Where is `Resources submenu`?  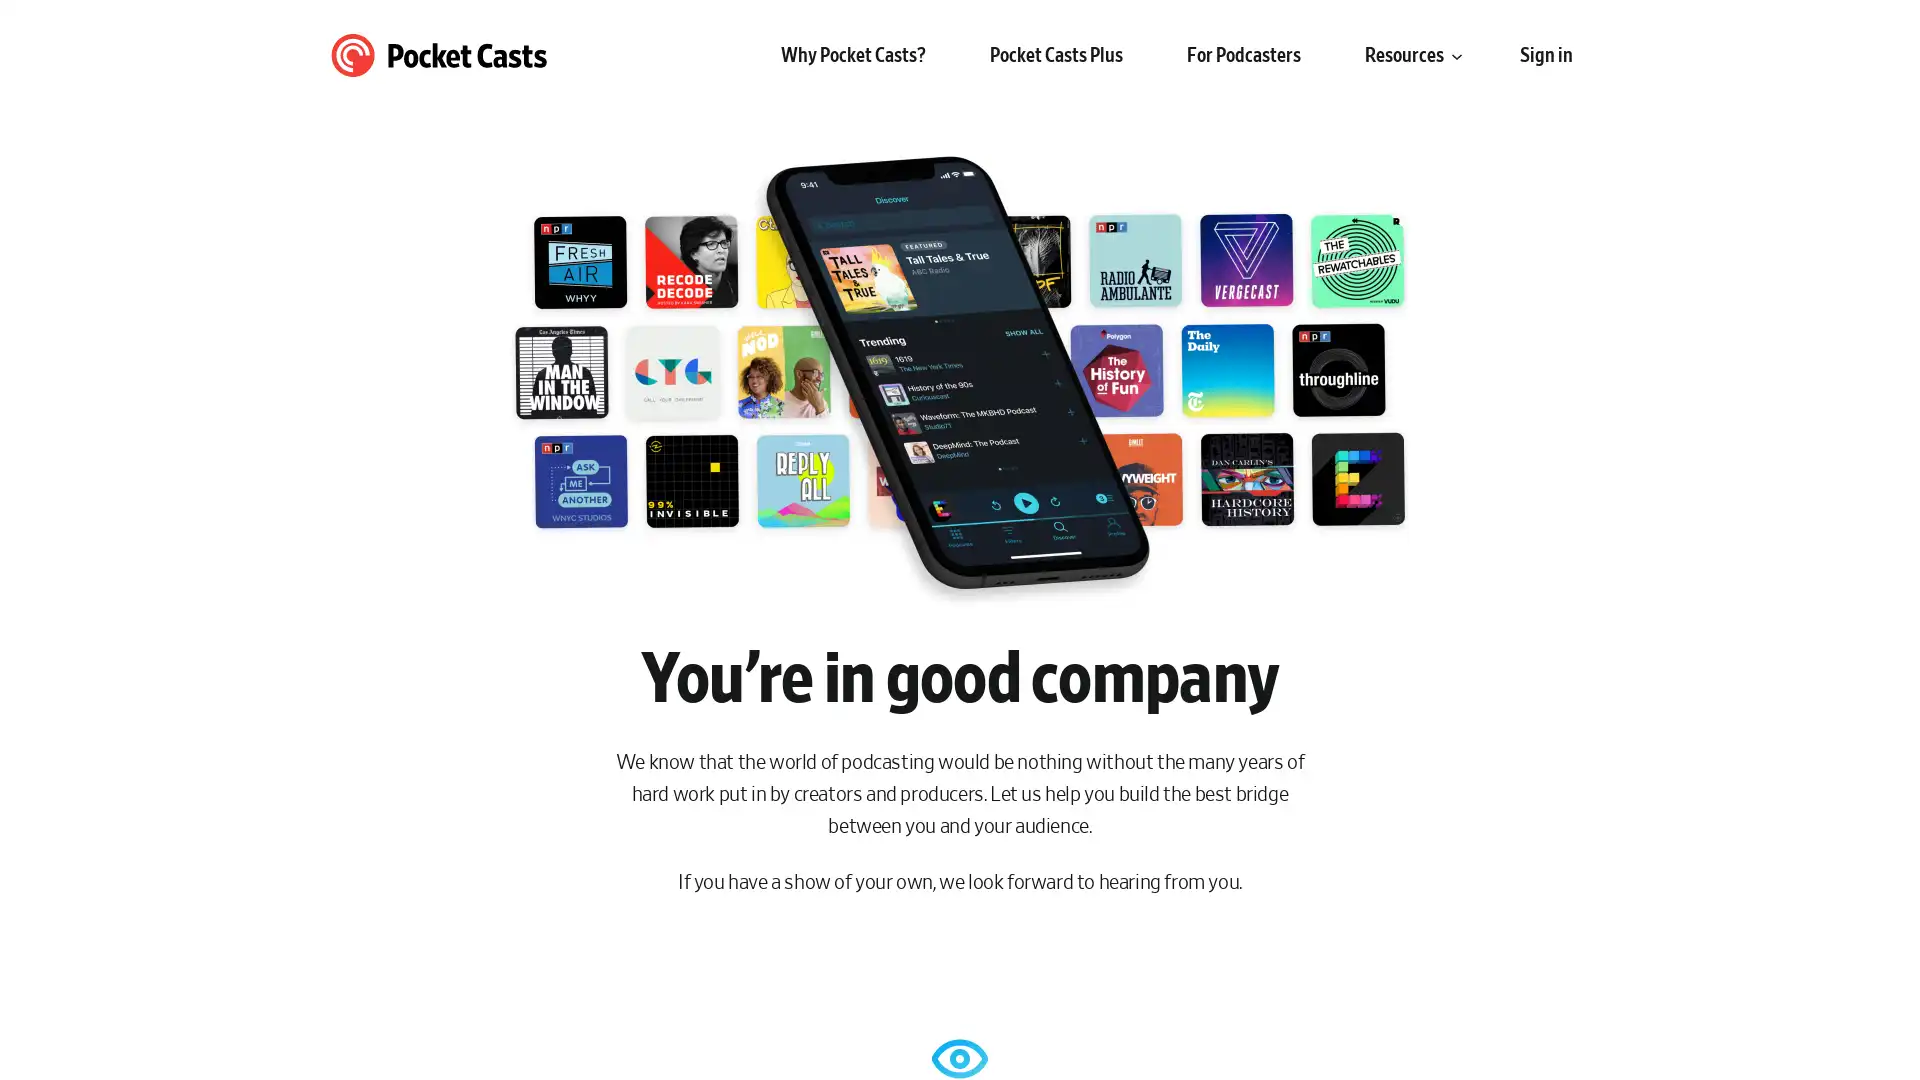
Resources submenu is located at coordinates (1403, 53).